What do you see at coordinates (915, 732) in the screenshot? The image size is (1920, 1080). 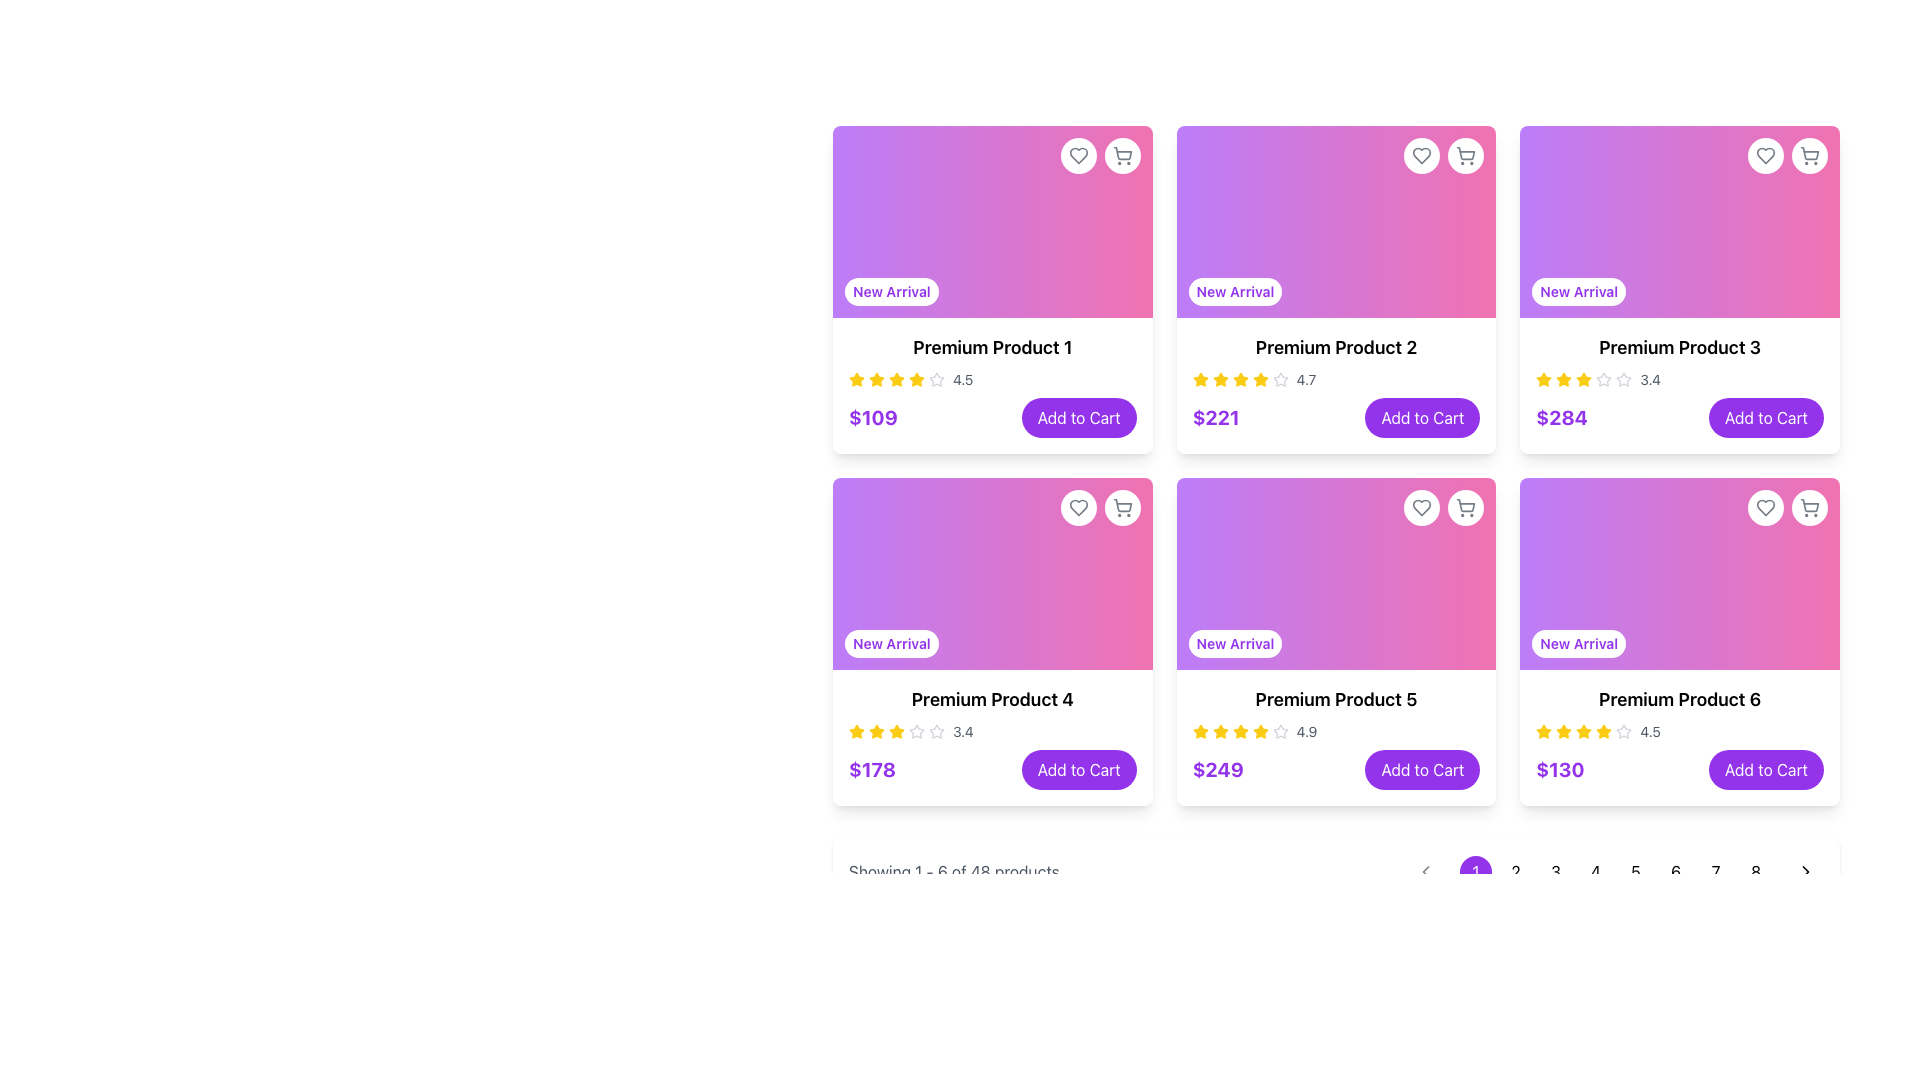 I see `the fifth star-shaped icon with a gray fill in the 'Premium Product 4' card, which represents an inactive state in the rating system` at bounding box center [915, 732].